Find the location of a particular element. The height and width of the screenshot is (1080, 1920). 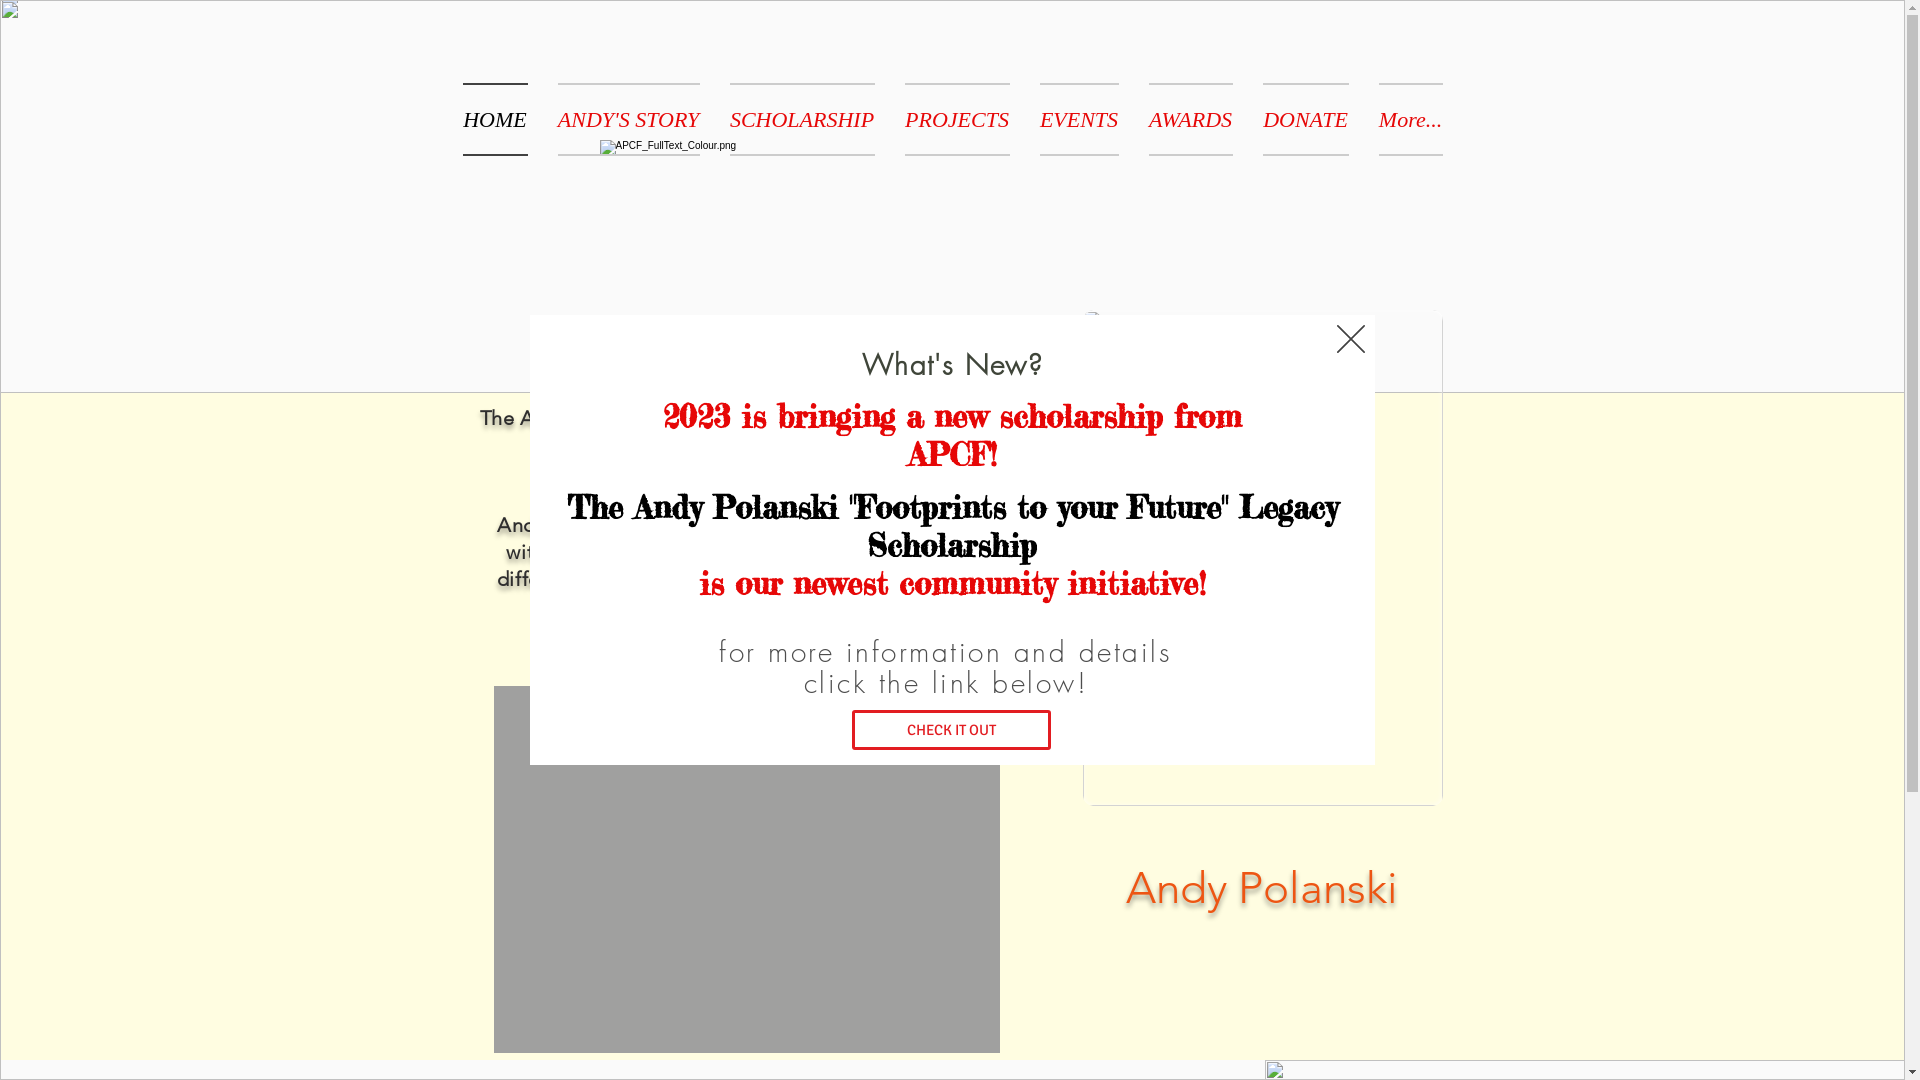

'PROJECTS' is located at coordinates (956, 119).